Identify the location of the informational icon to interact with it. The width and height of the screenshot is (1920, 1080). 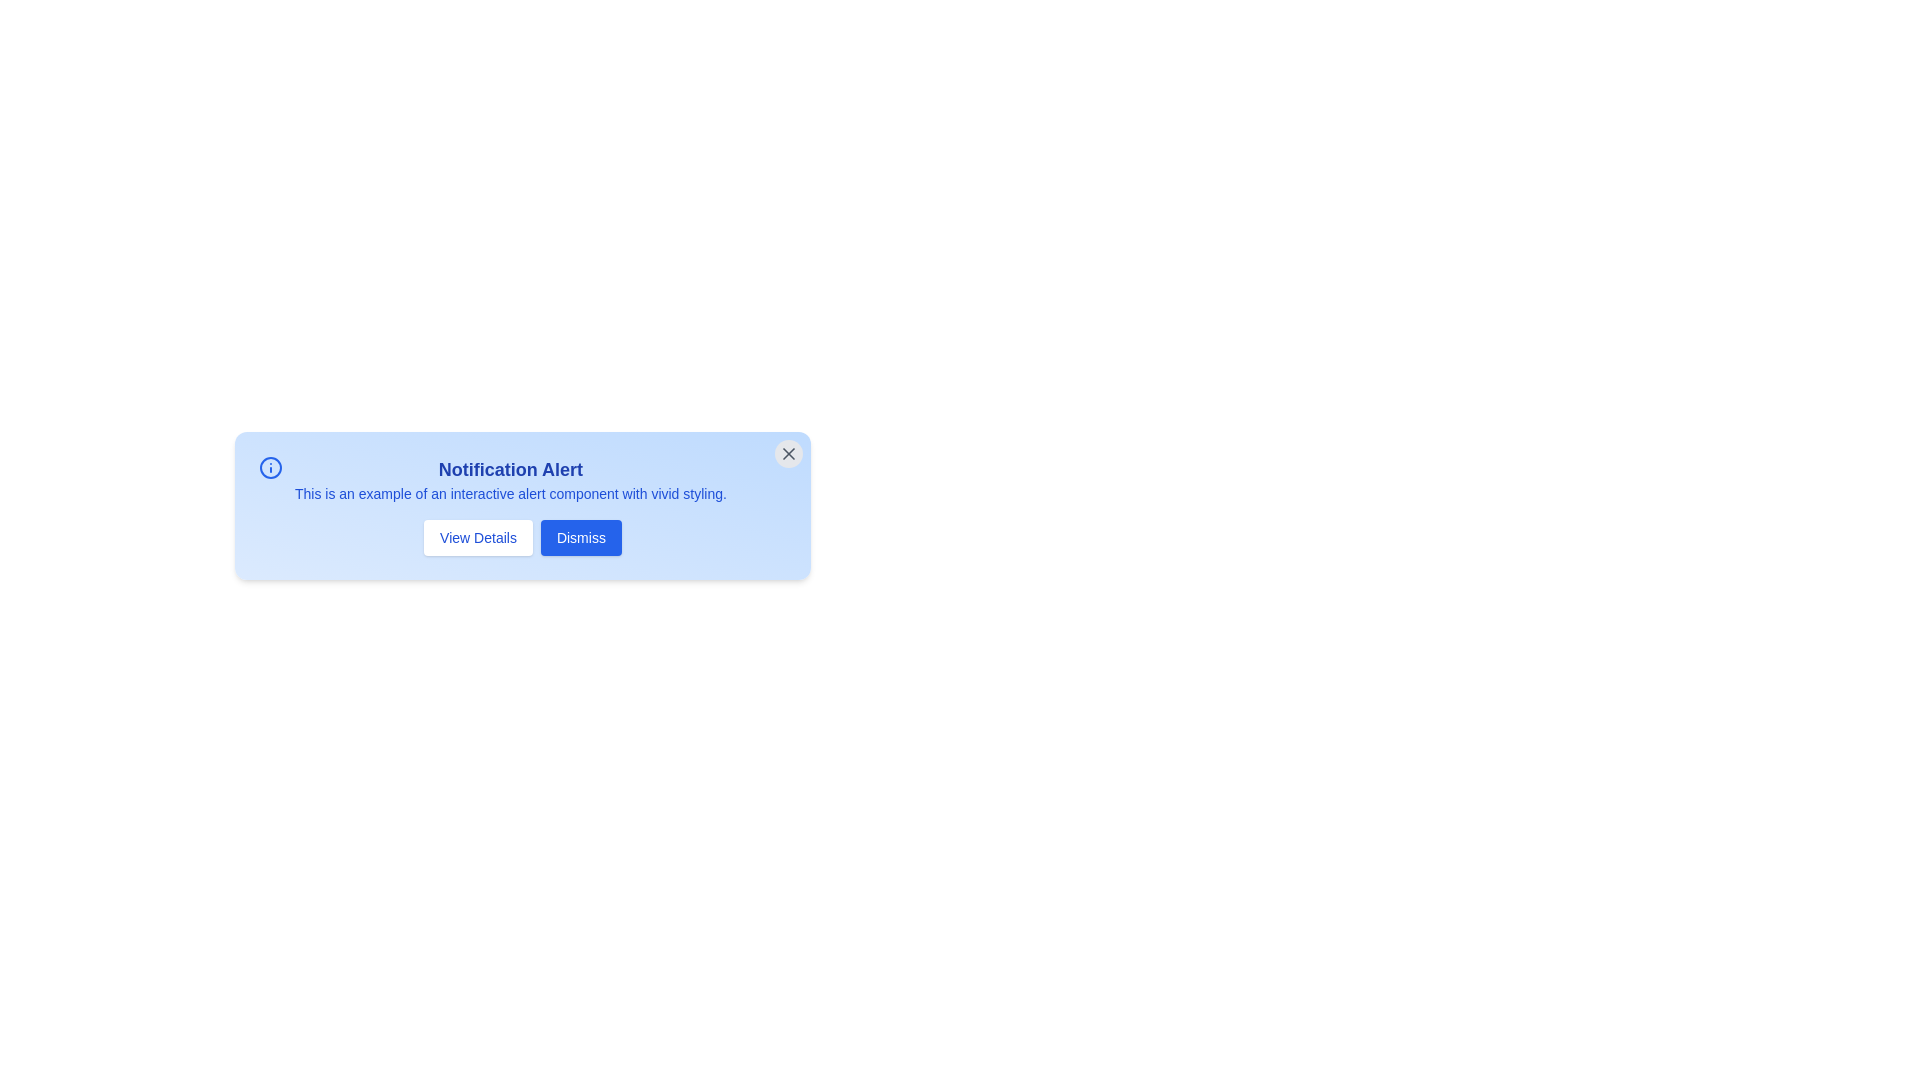
(269, 467).